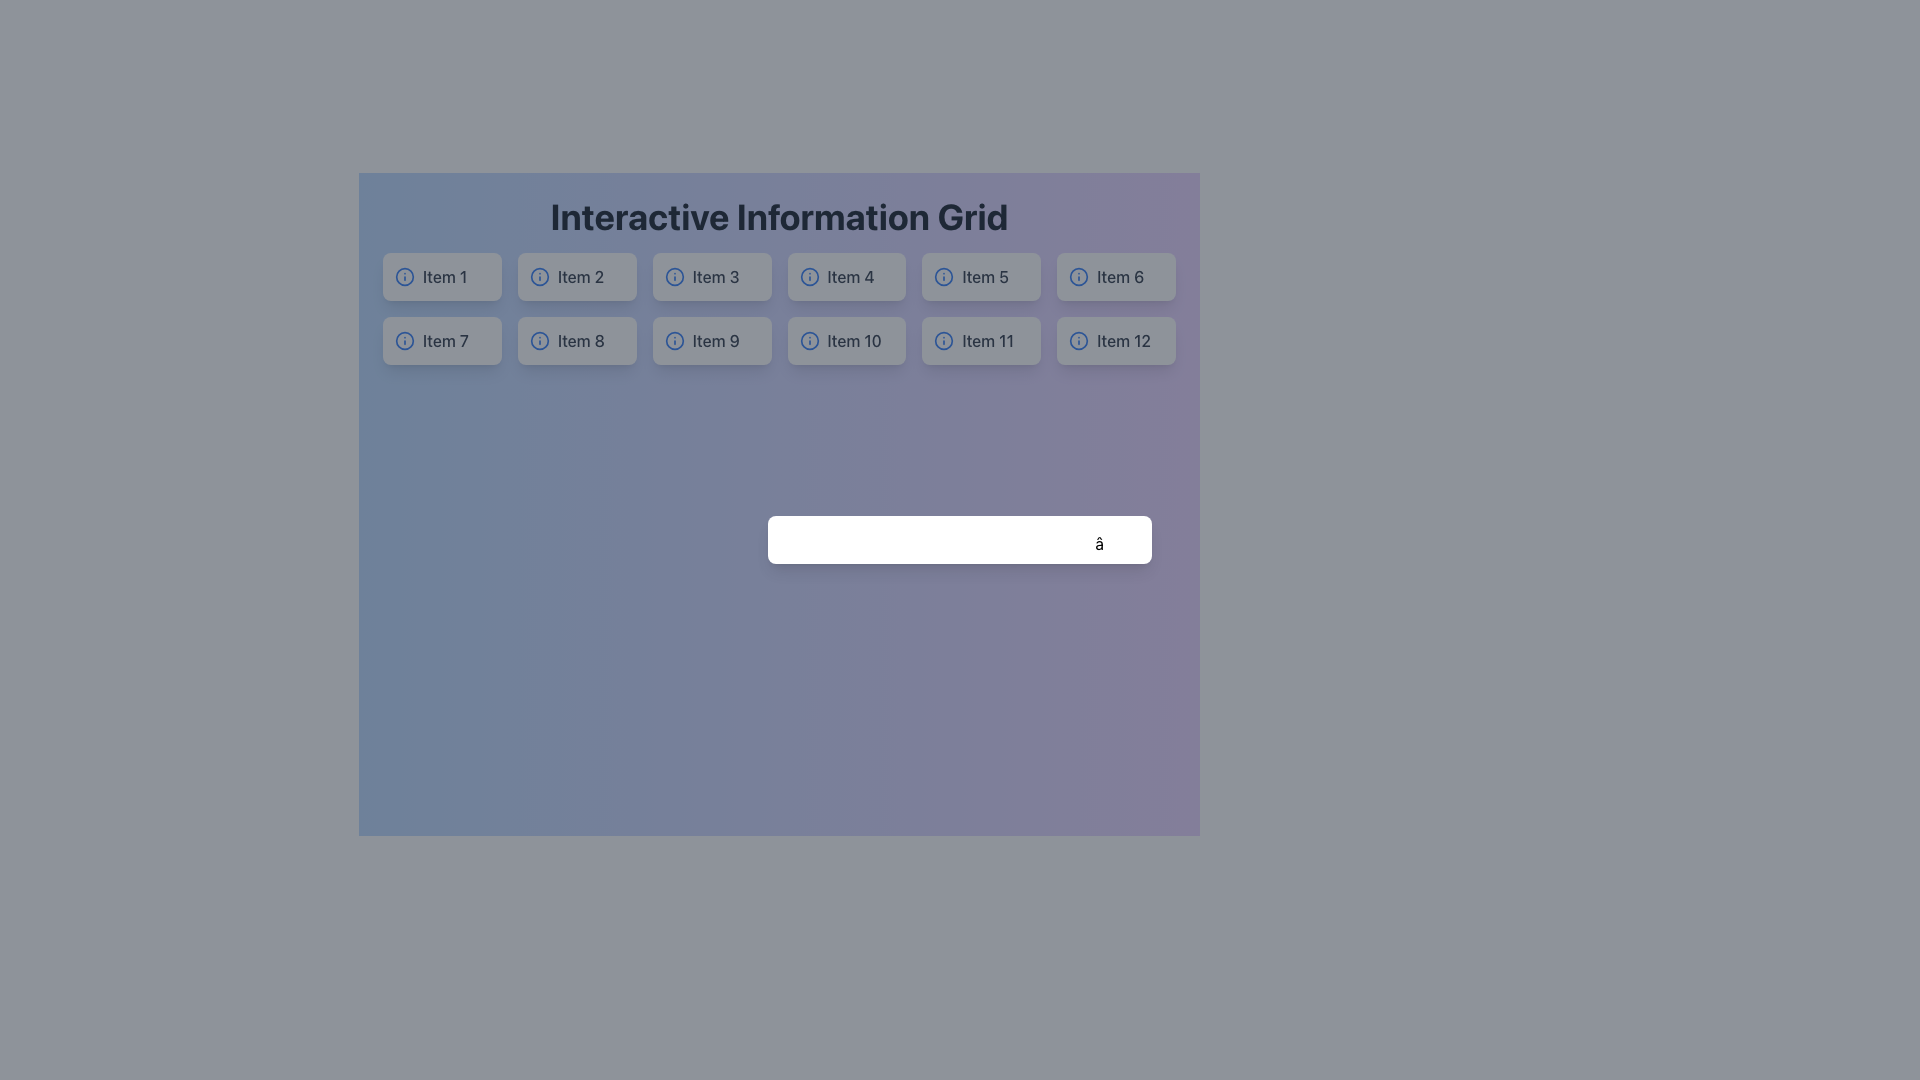  Describe the element at coordinates (716, 277) in the screenshot. I see `the text label displaying 'Item 3', which is located in the first row and third column of the grid layout, flanked by an information icon on the left` at that location.